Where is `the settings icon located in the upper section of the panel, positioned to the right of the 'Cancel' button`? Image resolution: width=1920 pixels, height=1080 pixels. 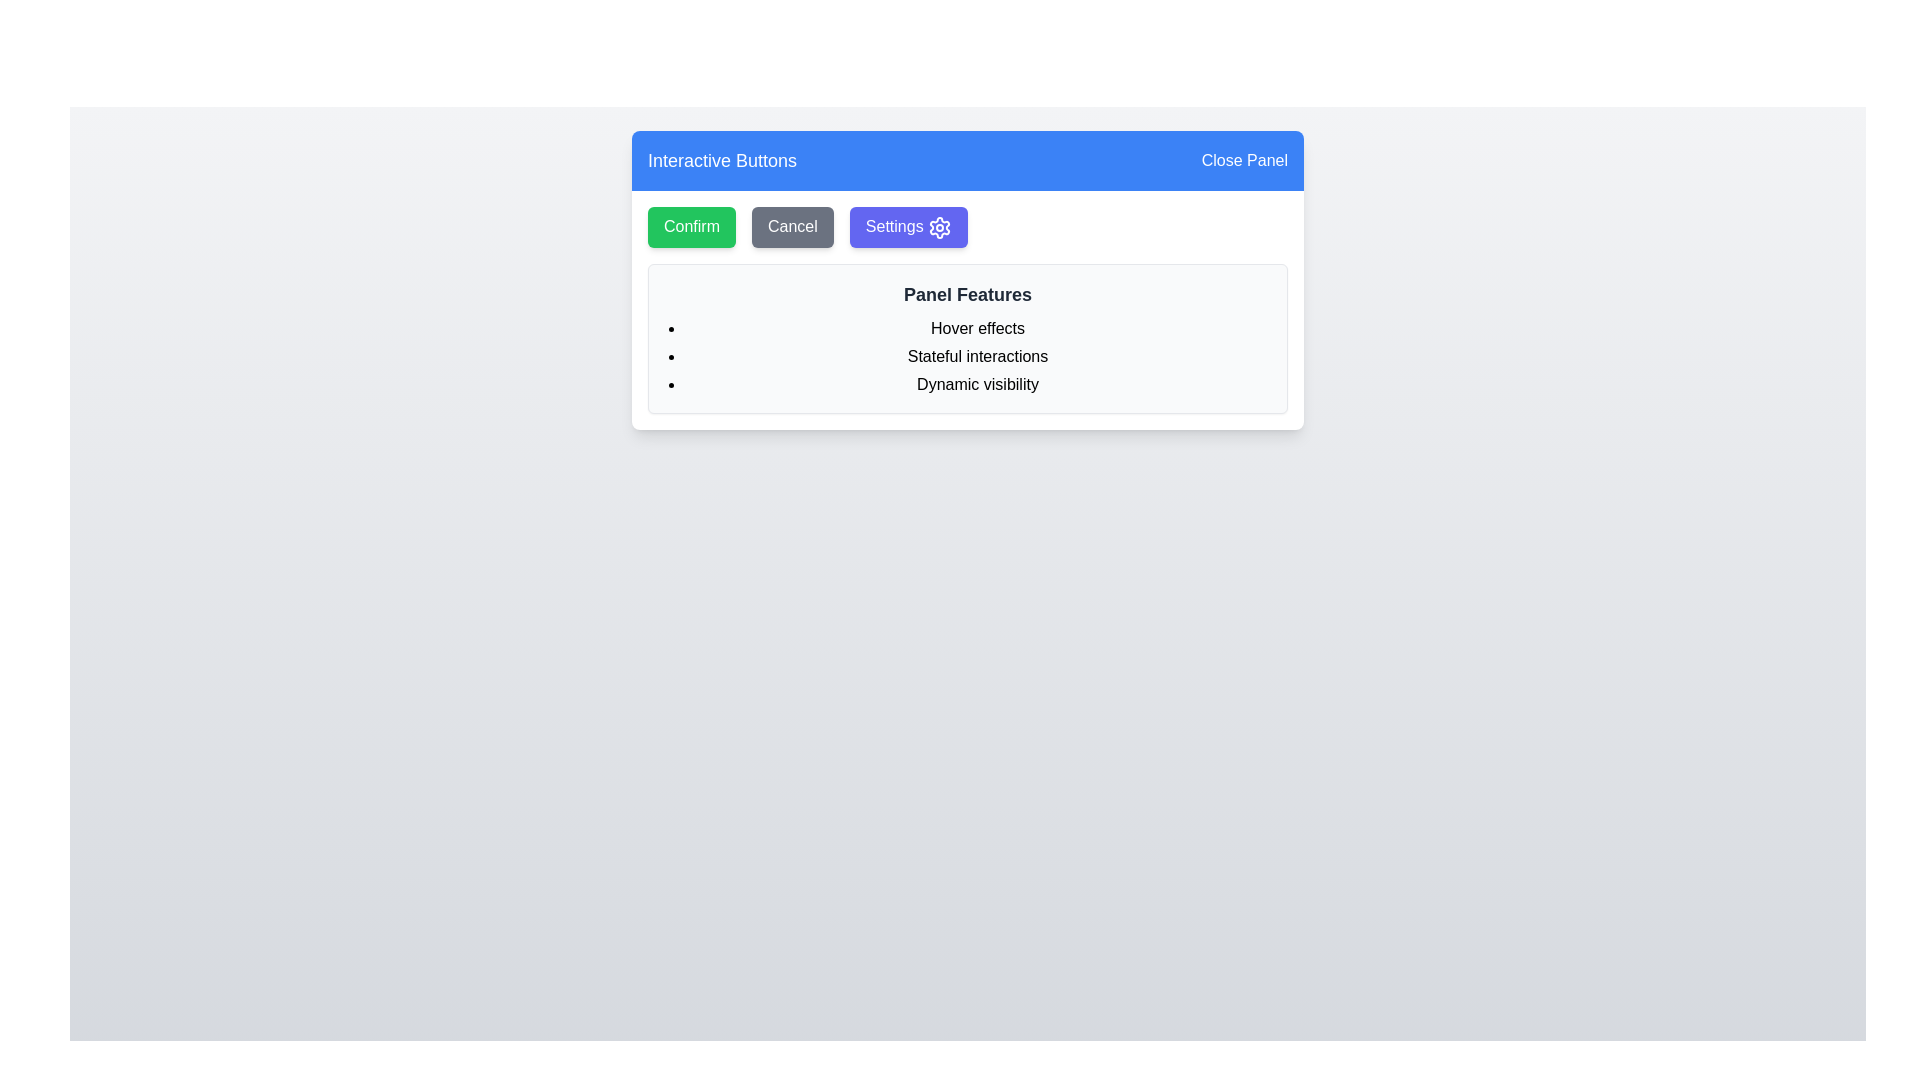
the settings icon located in the upper section of the panel, positioned to the right of the 'Cancel' button is located at coordinates (938, 226).